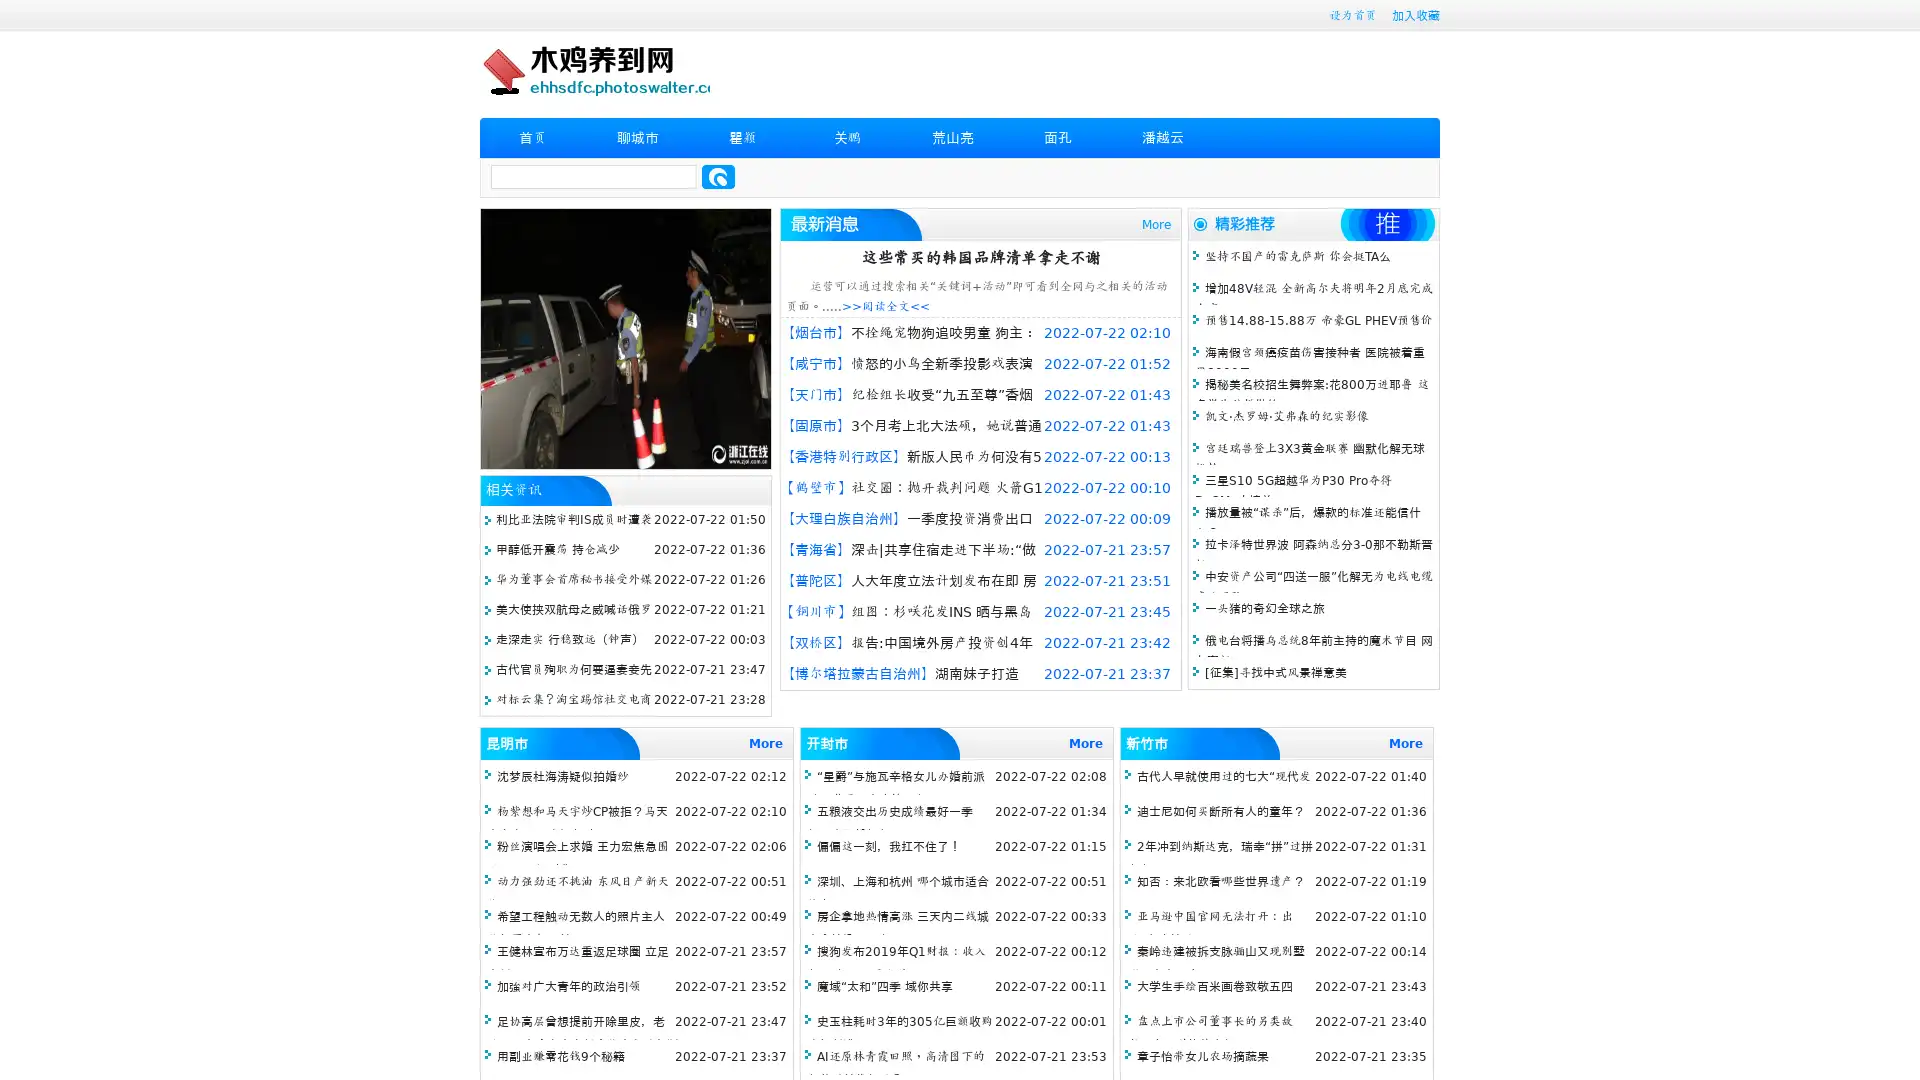 Image resolution: width=1920 pixels, height=1080 pixels. I want to click on Search, so click(718, 176).